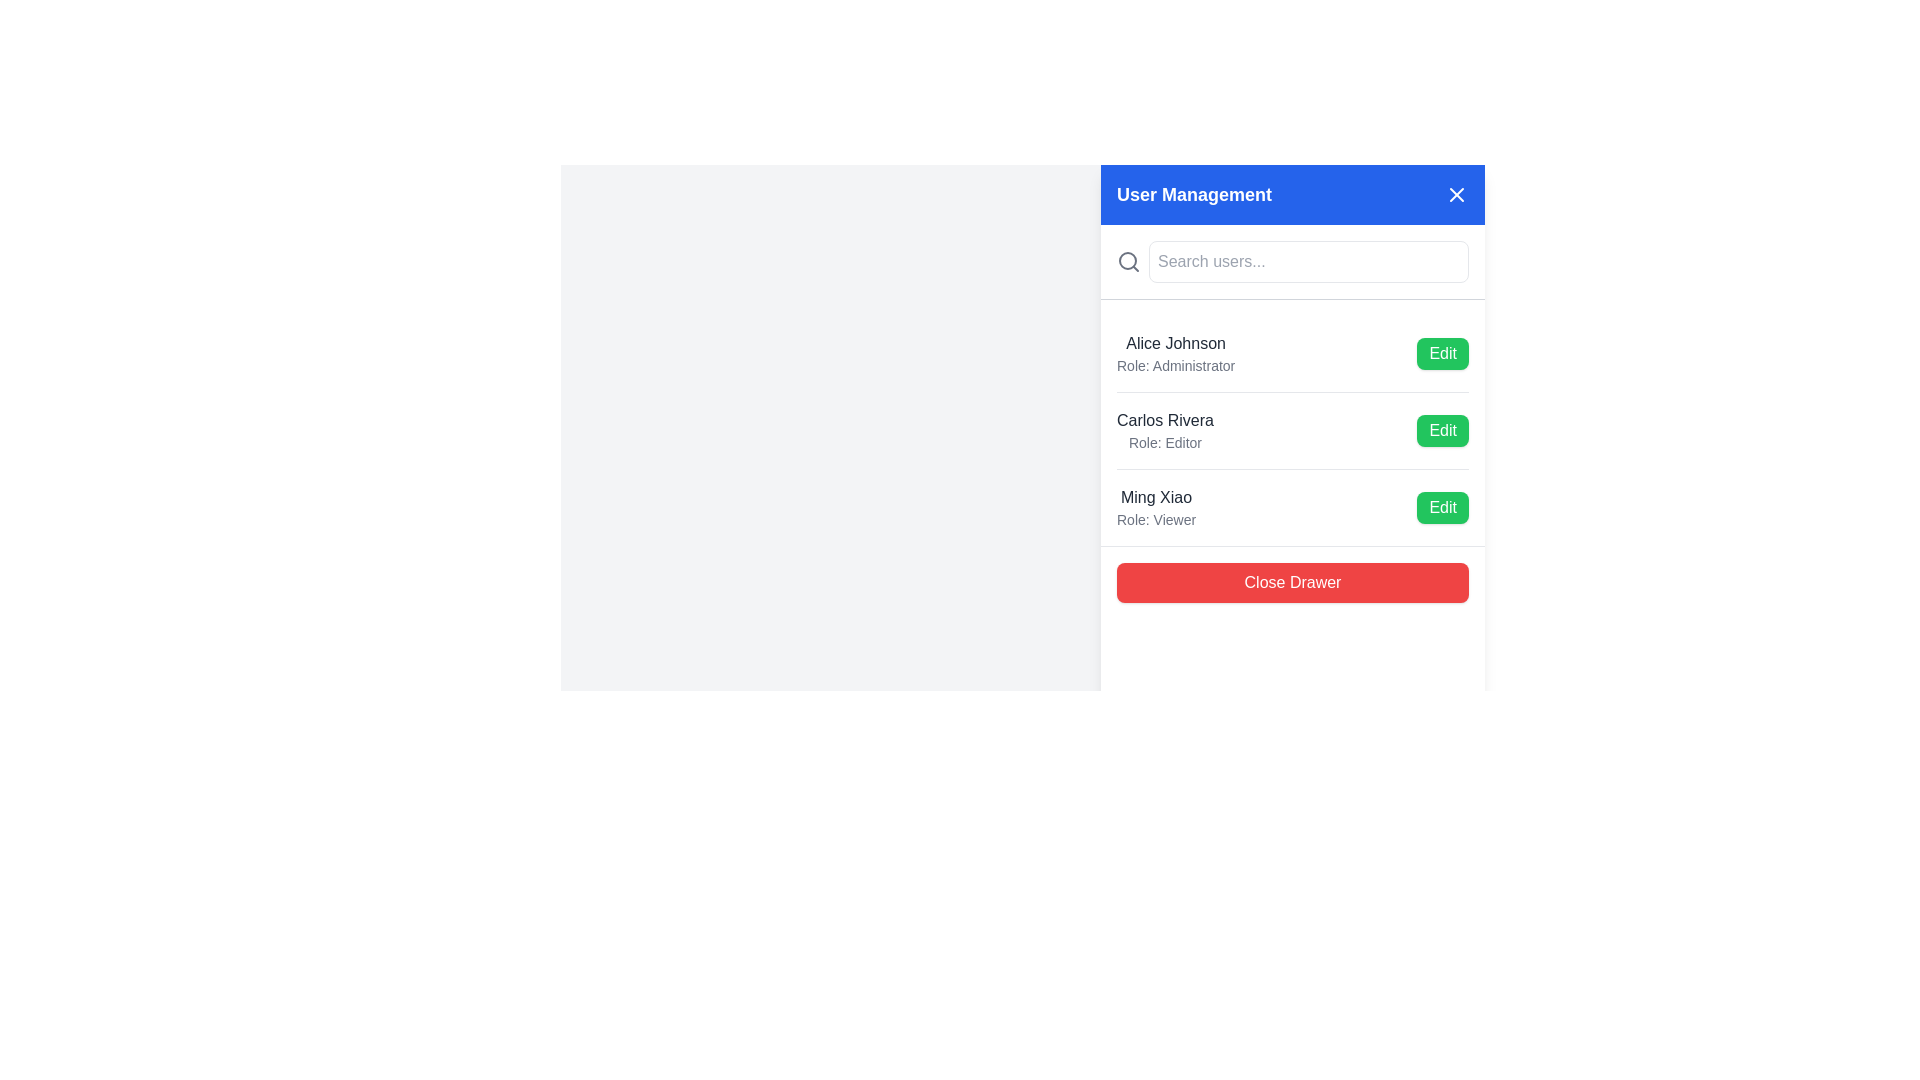 This screenshot has height=1080, width=1920. What do you see at coordinates (1292, 507) in the screenshot?
I see `the user item element in the User Management interface for accessibility navigation, specifically the third entry which includes the 'Edit' button` at bounding box center [1292, 507].